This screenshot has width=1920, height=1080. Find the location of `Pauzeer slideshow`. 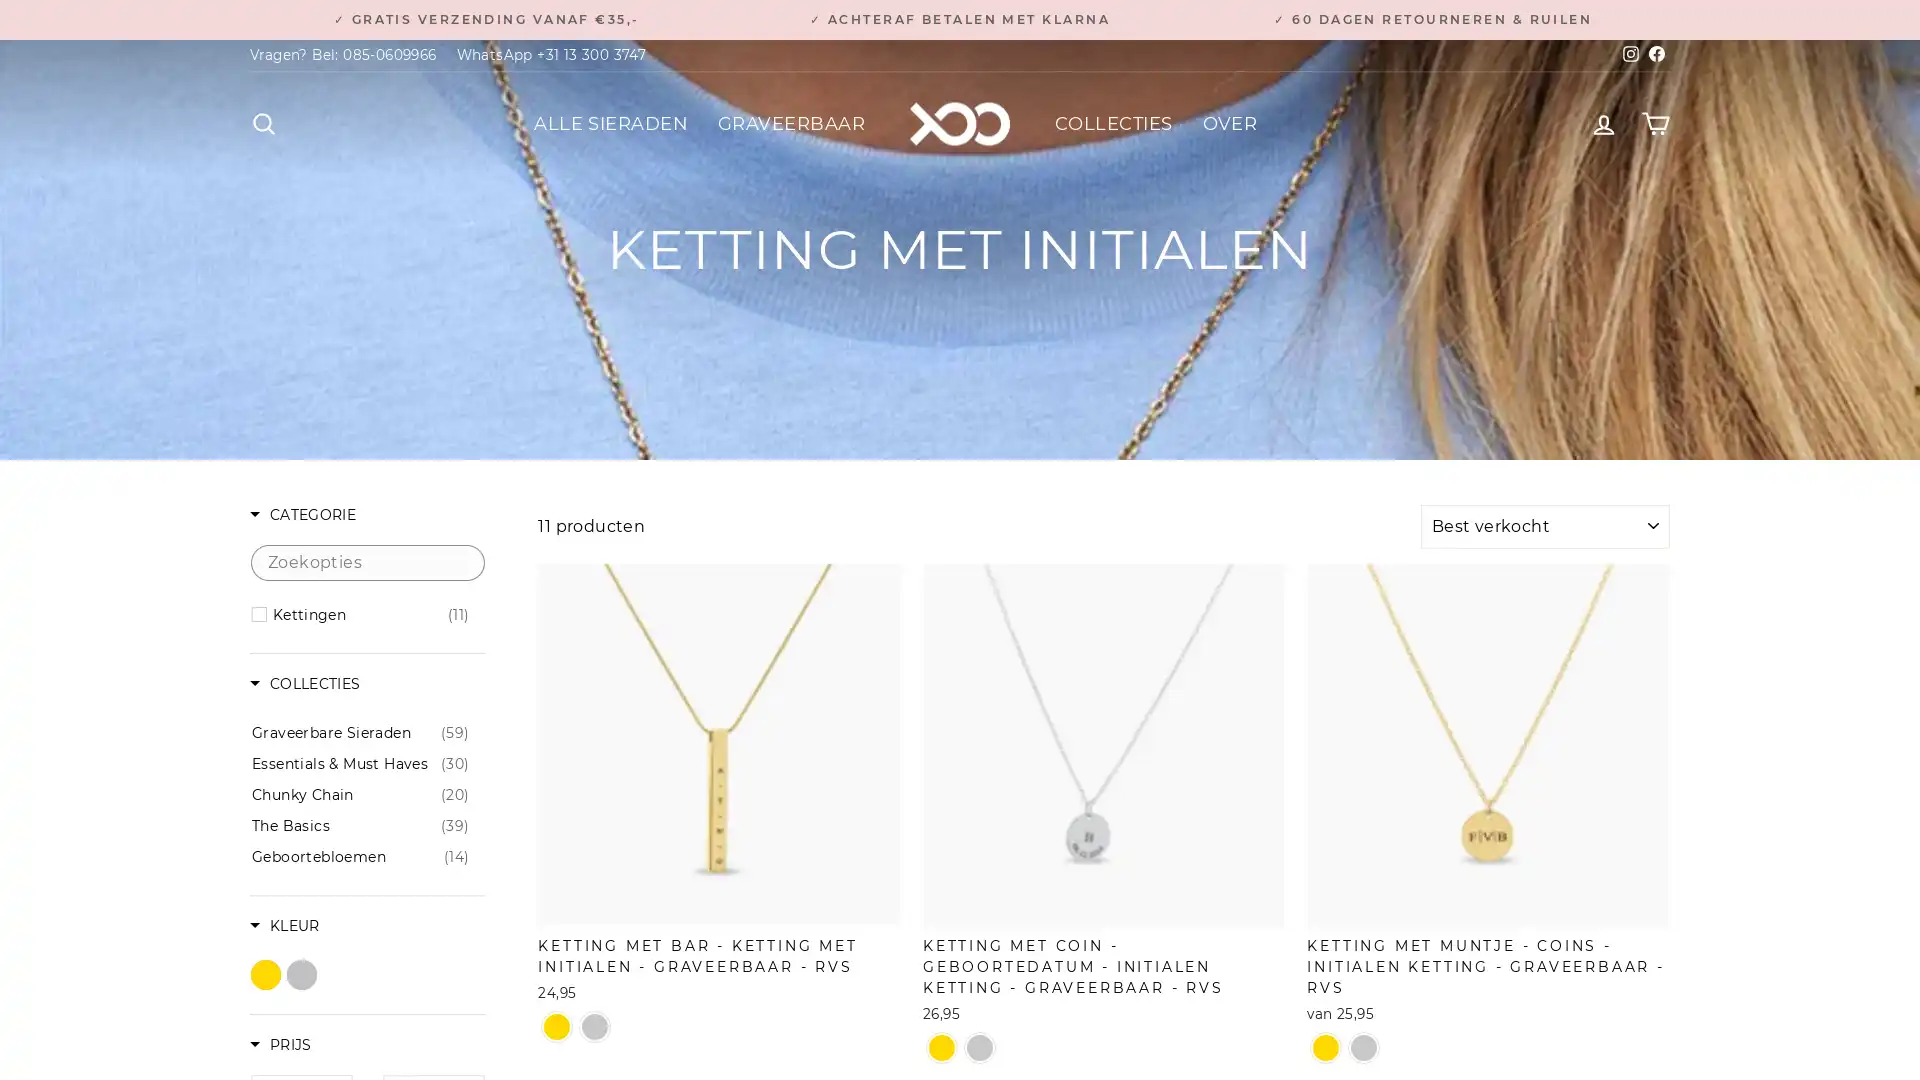

Pauzeer slideshow is located at coordinates (965, 11).